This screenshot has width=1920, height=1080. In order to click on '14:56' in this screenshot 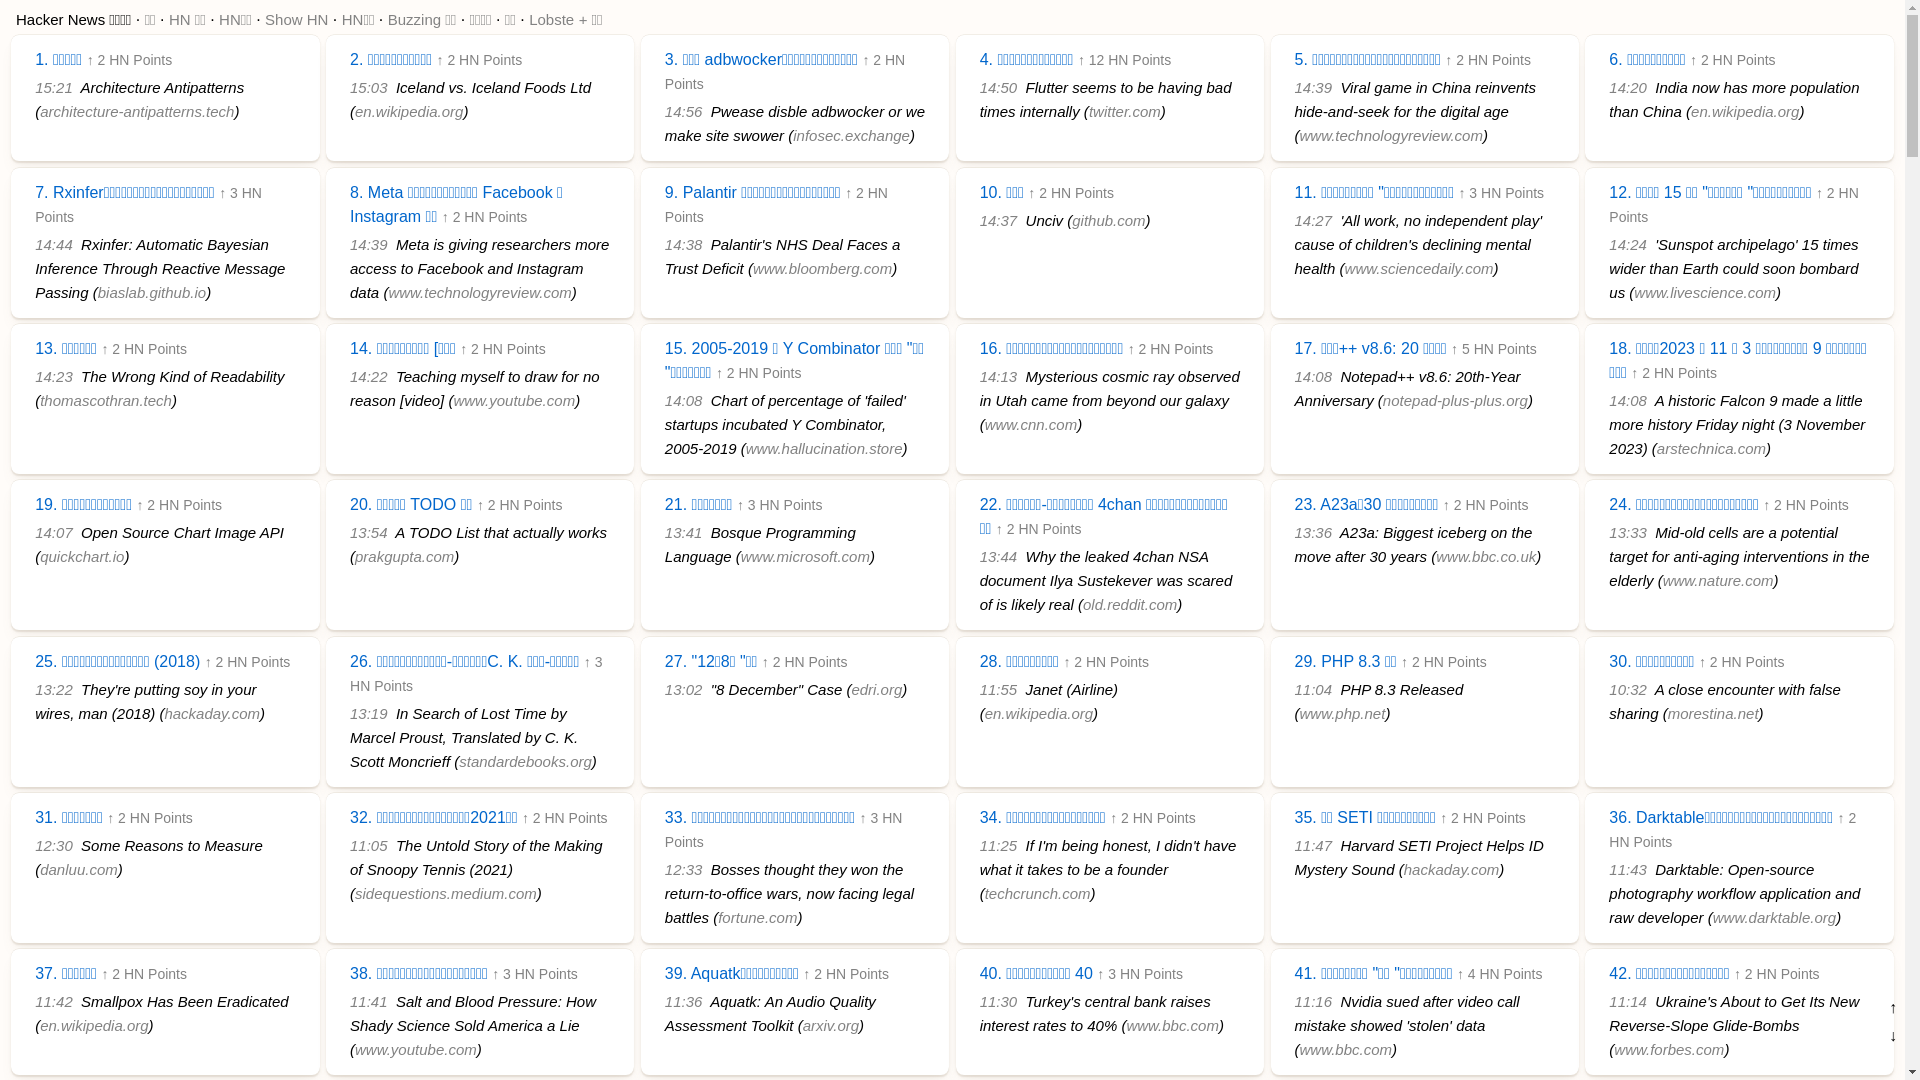, I will do `click(684, 111)`.